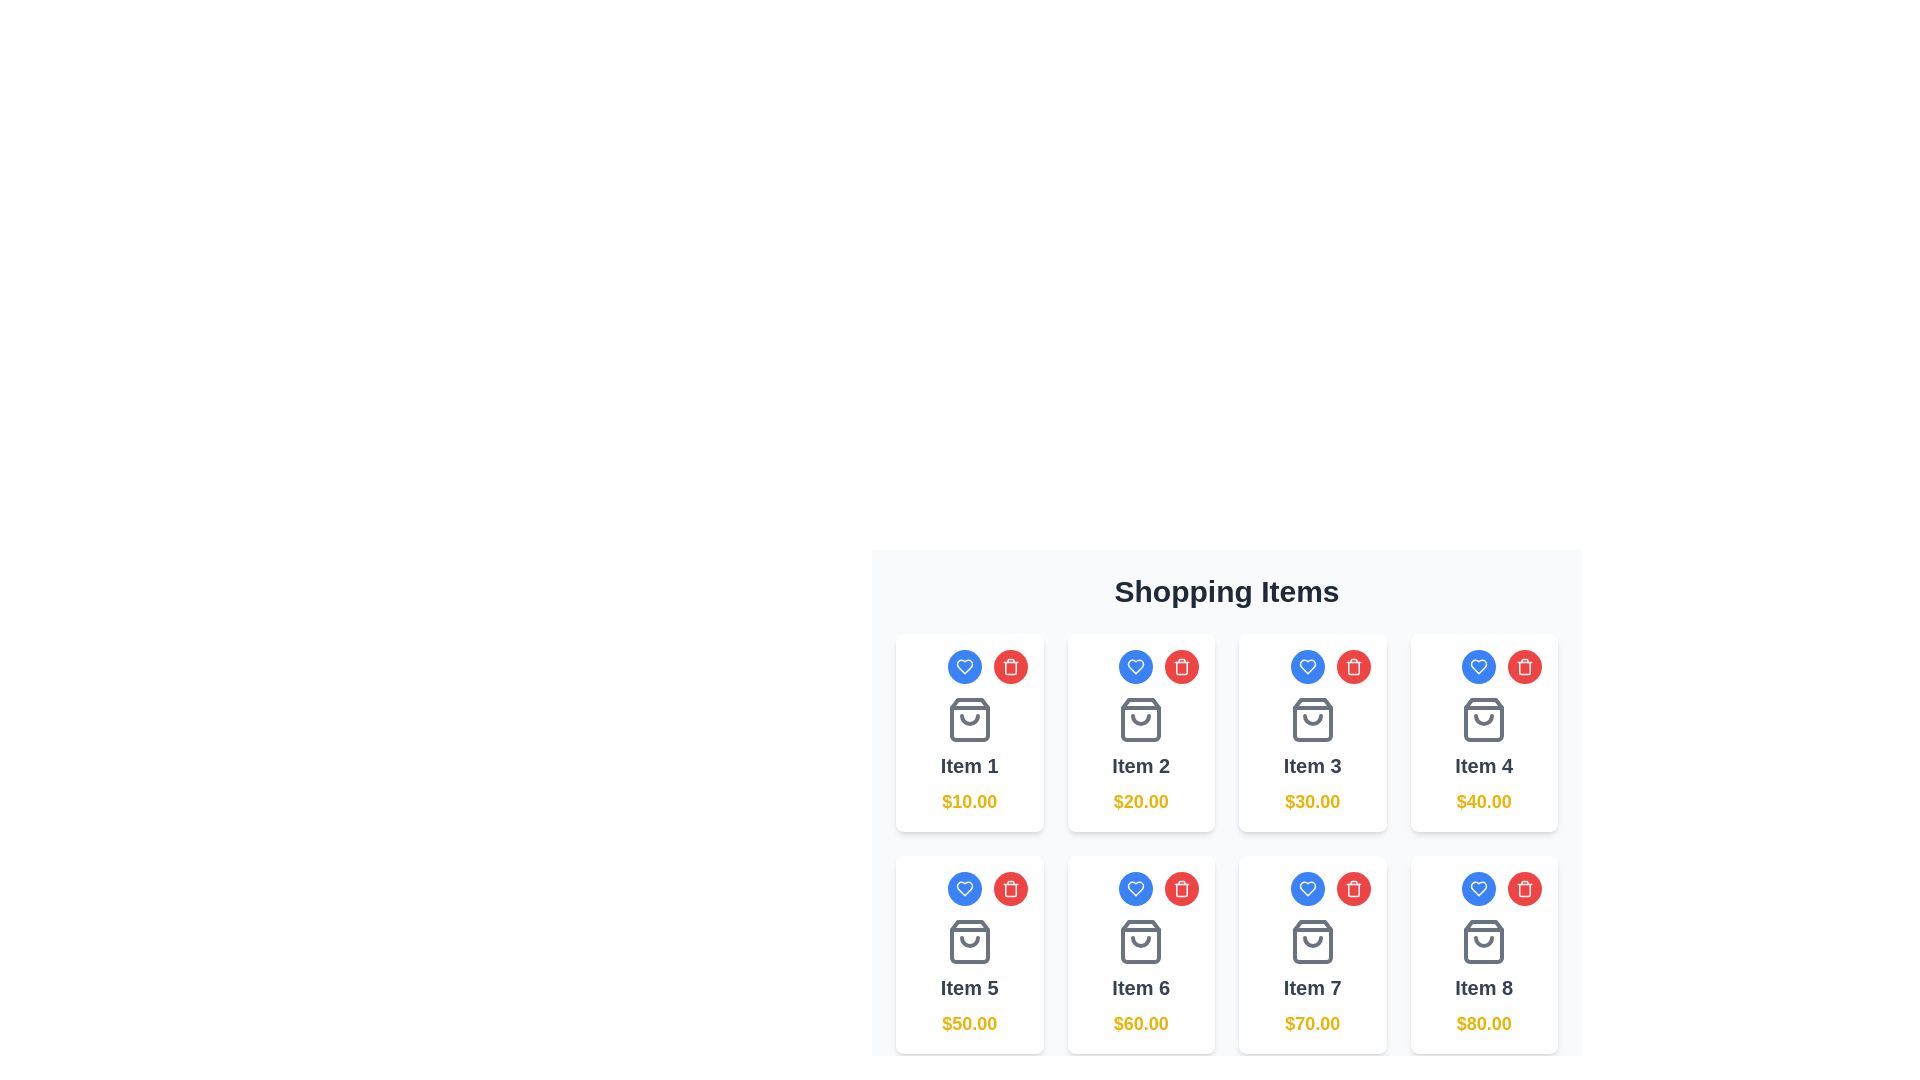 This screenshot has height=1080, width=1920. I want to click on the delete button for 'Item 6', so click(1181, 887).